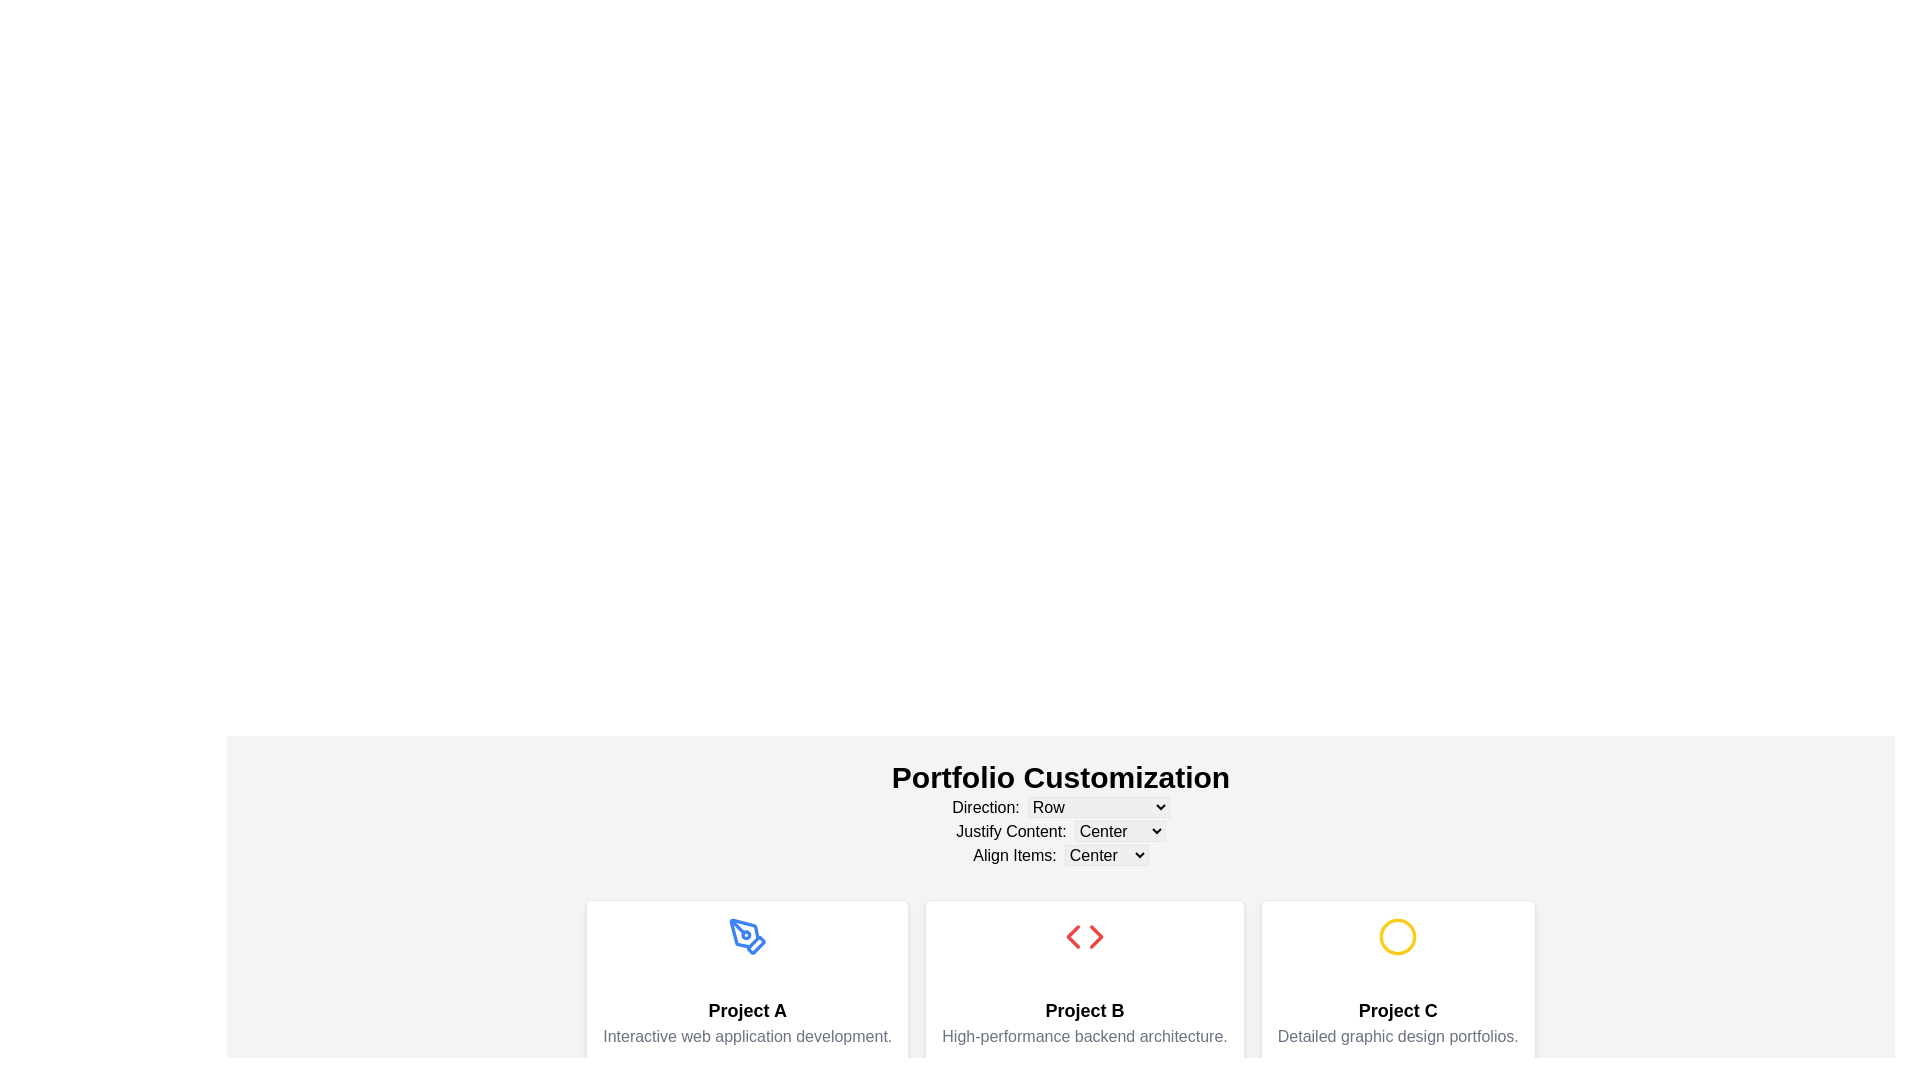  Describe the element at coordinates (746, 947) in the screenshot. I see `the icon representing 'Project A', which is centrally located in the first card under the 'Portfolio Customization' heading` at that location.